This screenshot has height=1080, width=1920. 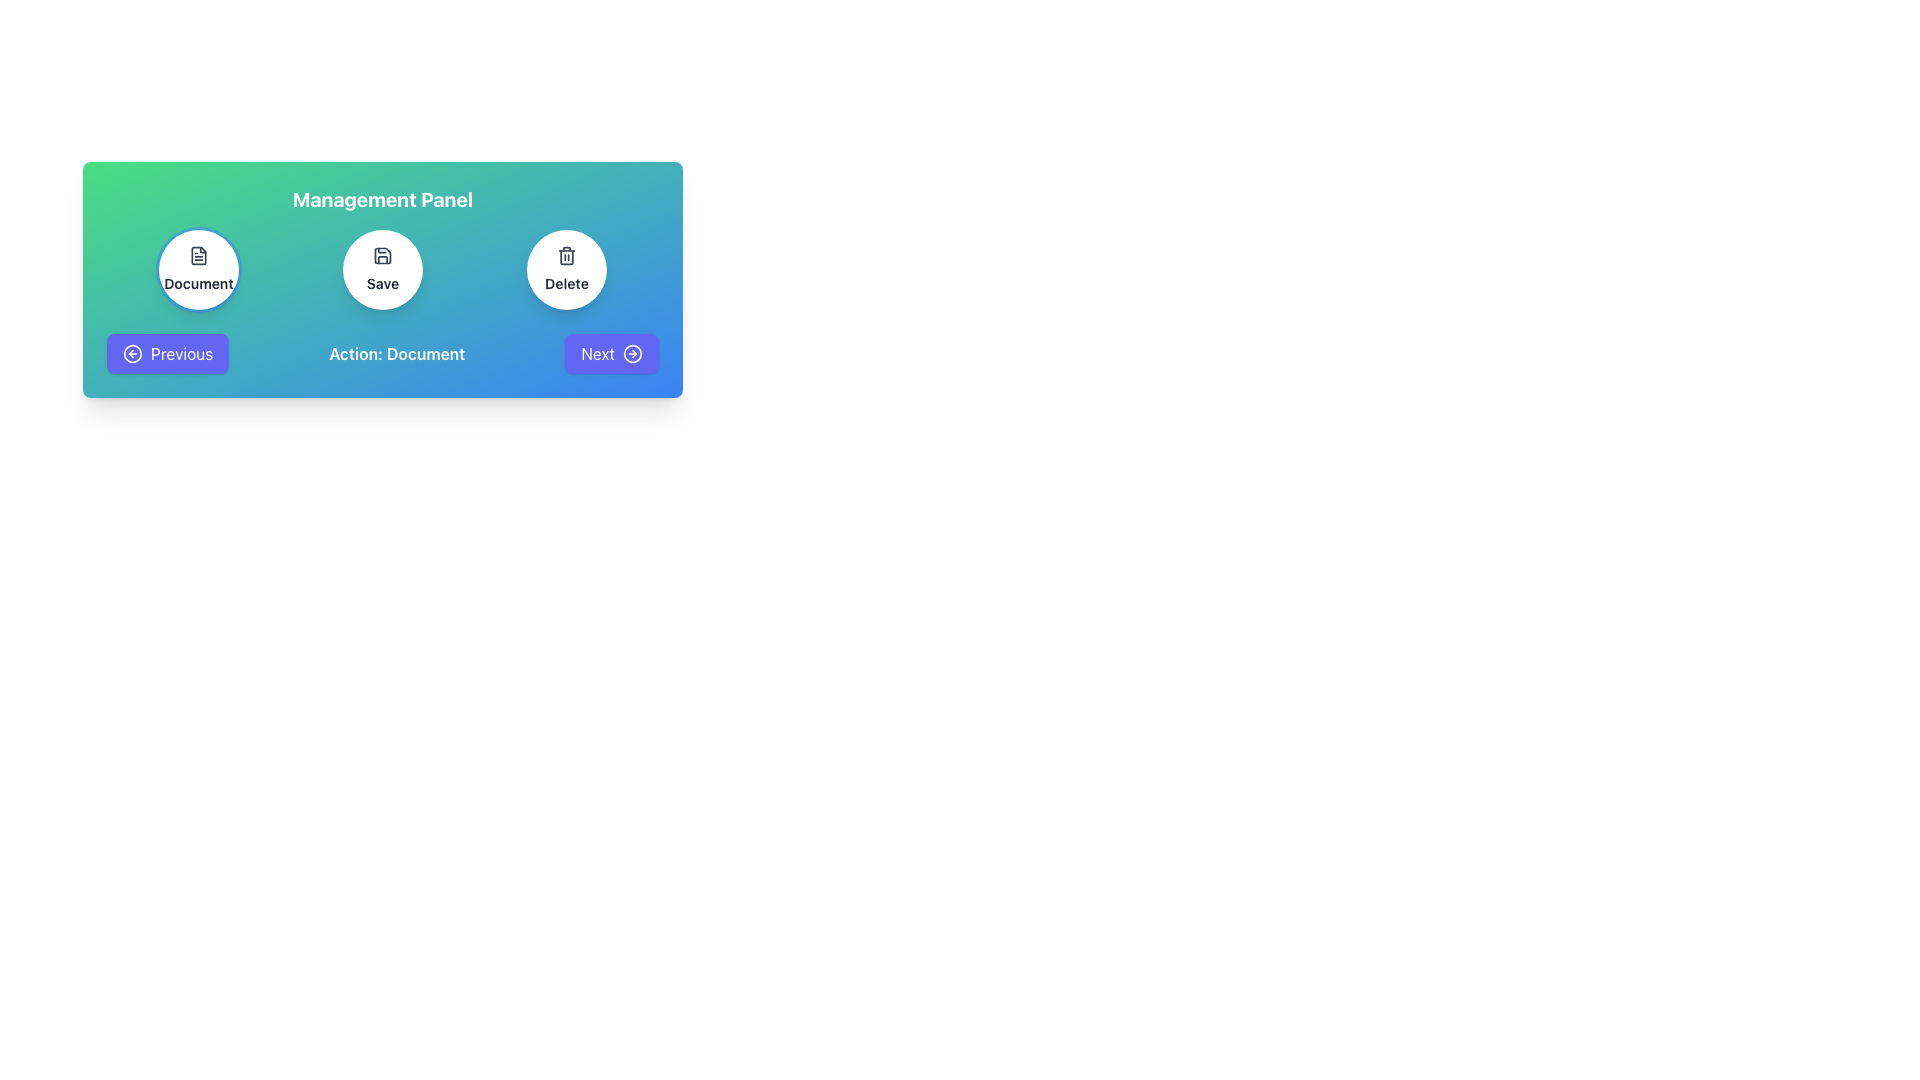 What do you see at coordinates (168, 353) in the screenshot?
I see `the rectangular button with a purple background and white text reading 'Previous'` at bounding box center [168, 353].